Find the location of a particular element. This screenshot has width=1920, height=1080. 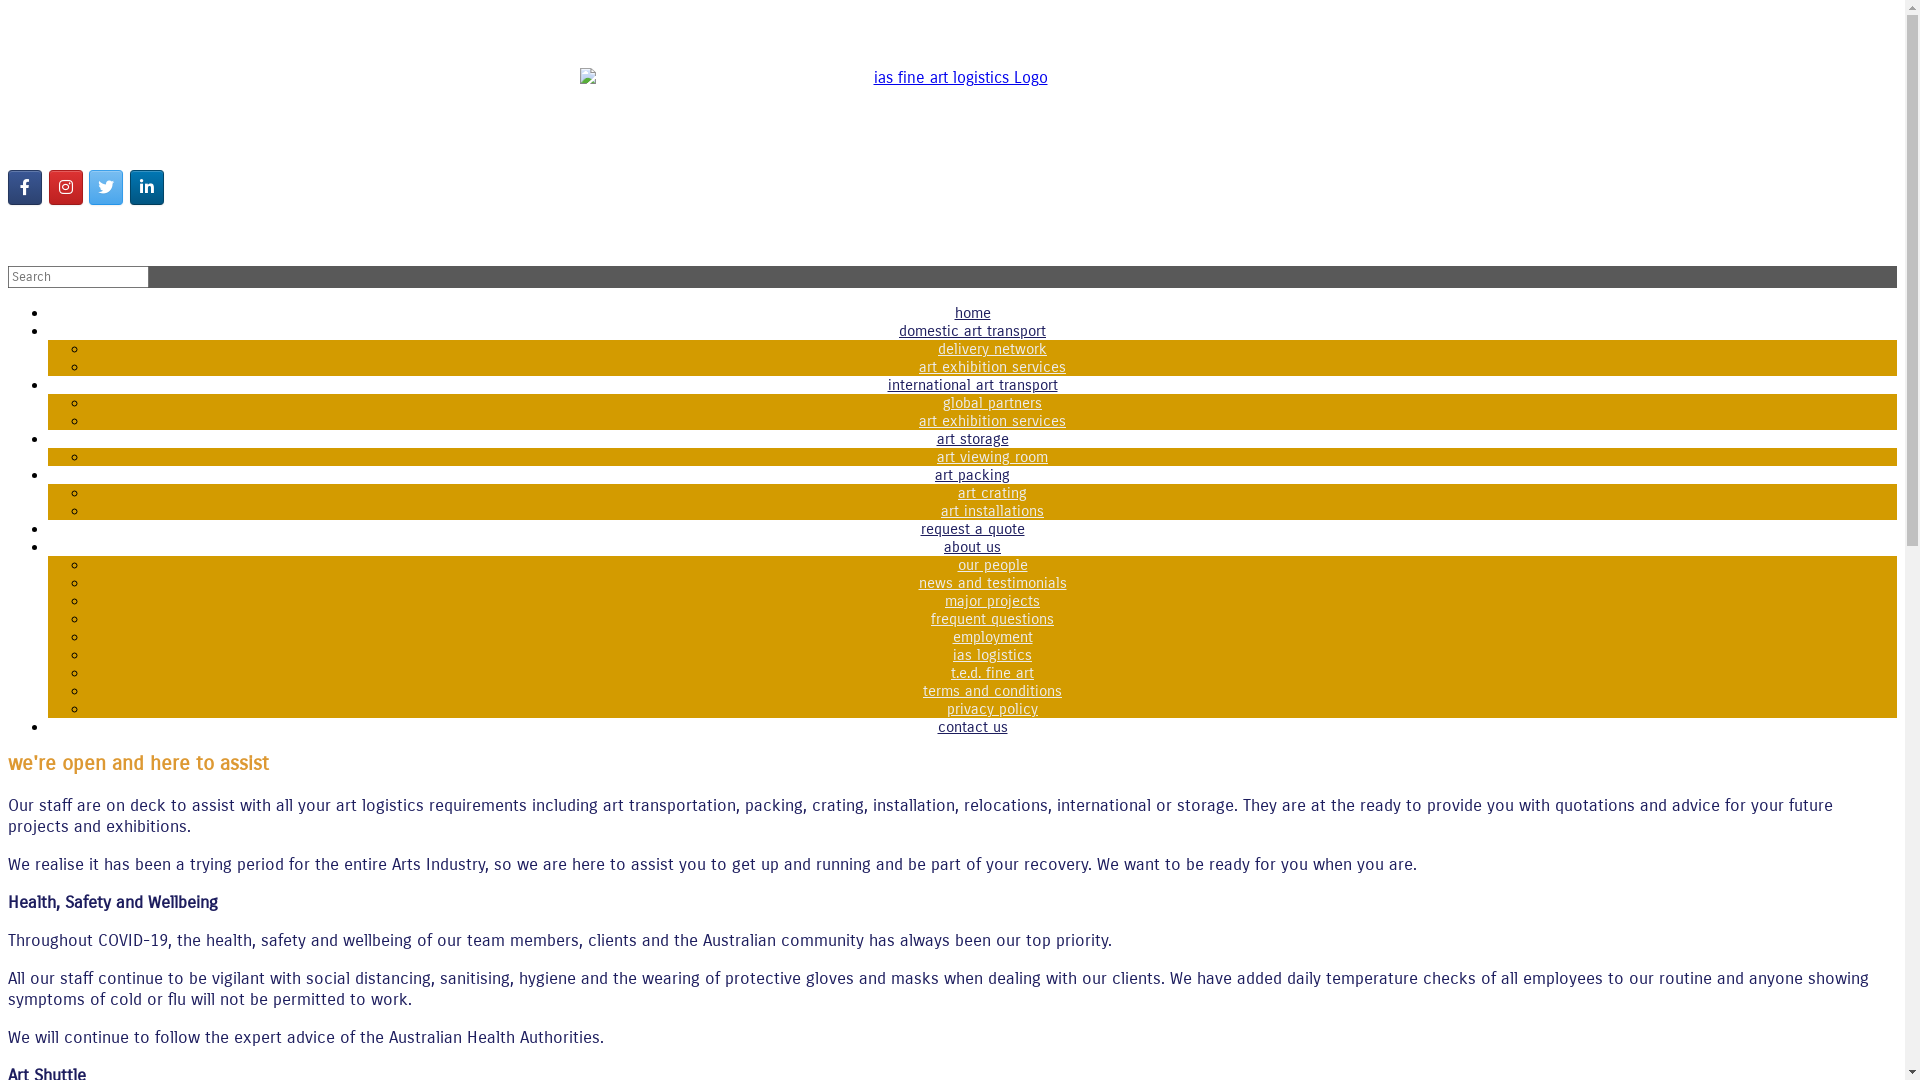

'employment' is located at coordinates (992, 636).